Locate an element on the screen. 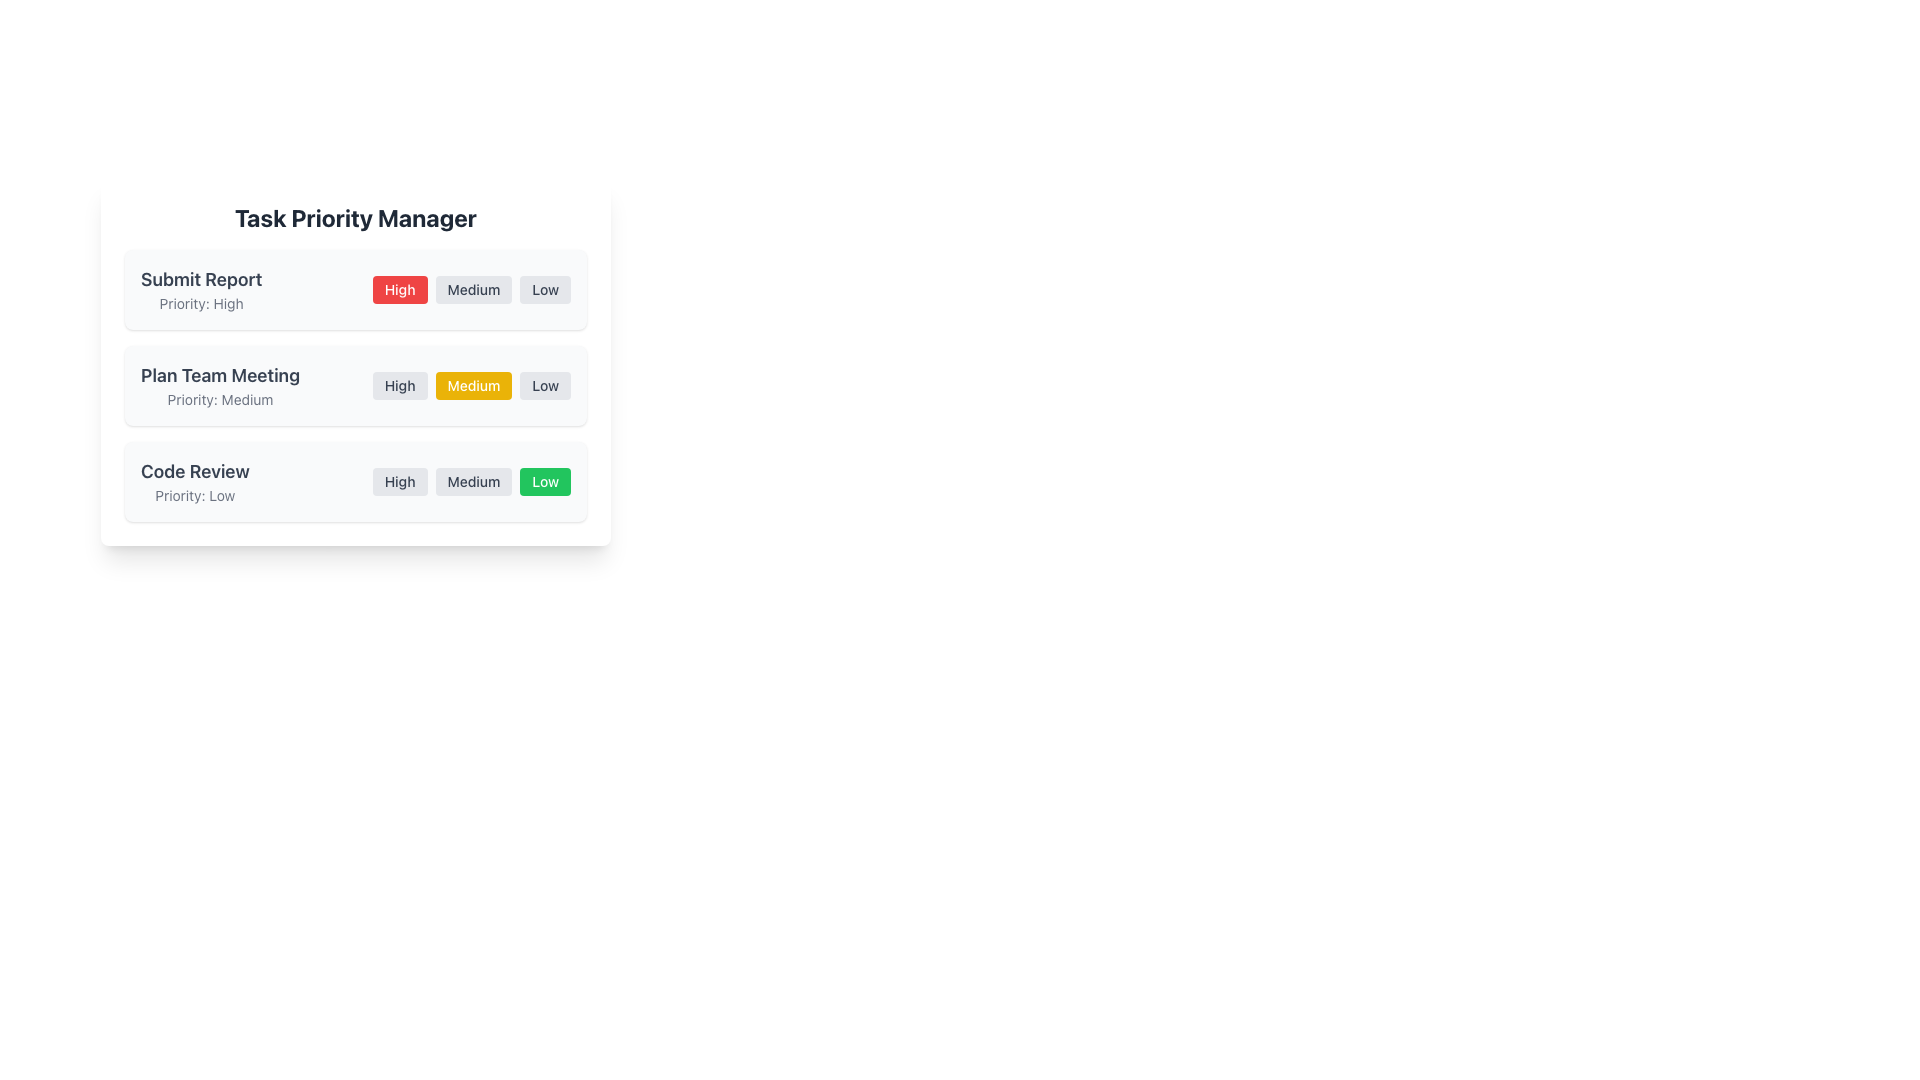 Image resolution: width=1920 pixels, height=1080 pixels. the text label displaying the priority status 'High' for the task 'Submit Report', located under the header in the task priority list is located at coordinates (201, 304).